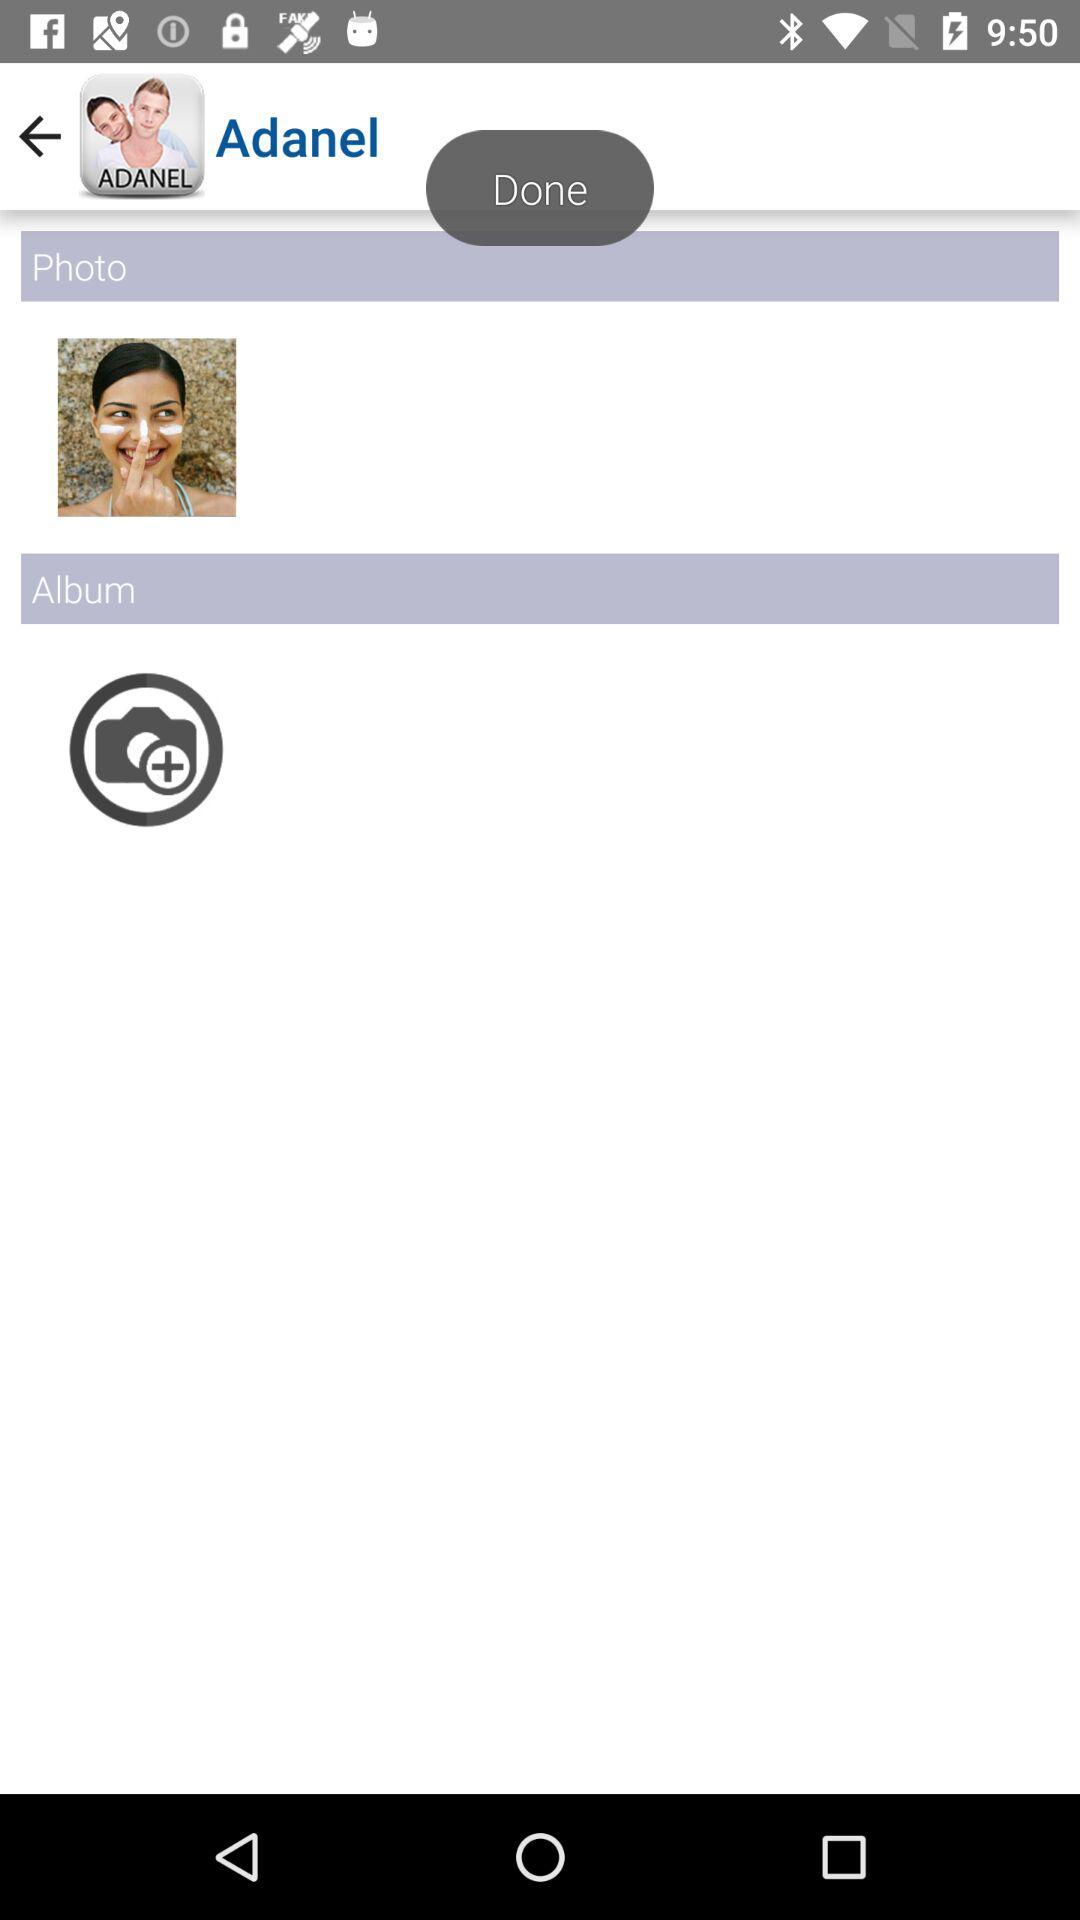 The width and height of the screenshot is (1080, 1920). What do you see at coordinates (145, 426) in the screenshot?
I see `the avatar icon` at bounding box center [145, 426].